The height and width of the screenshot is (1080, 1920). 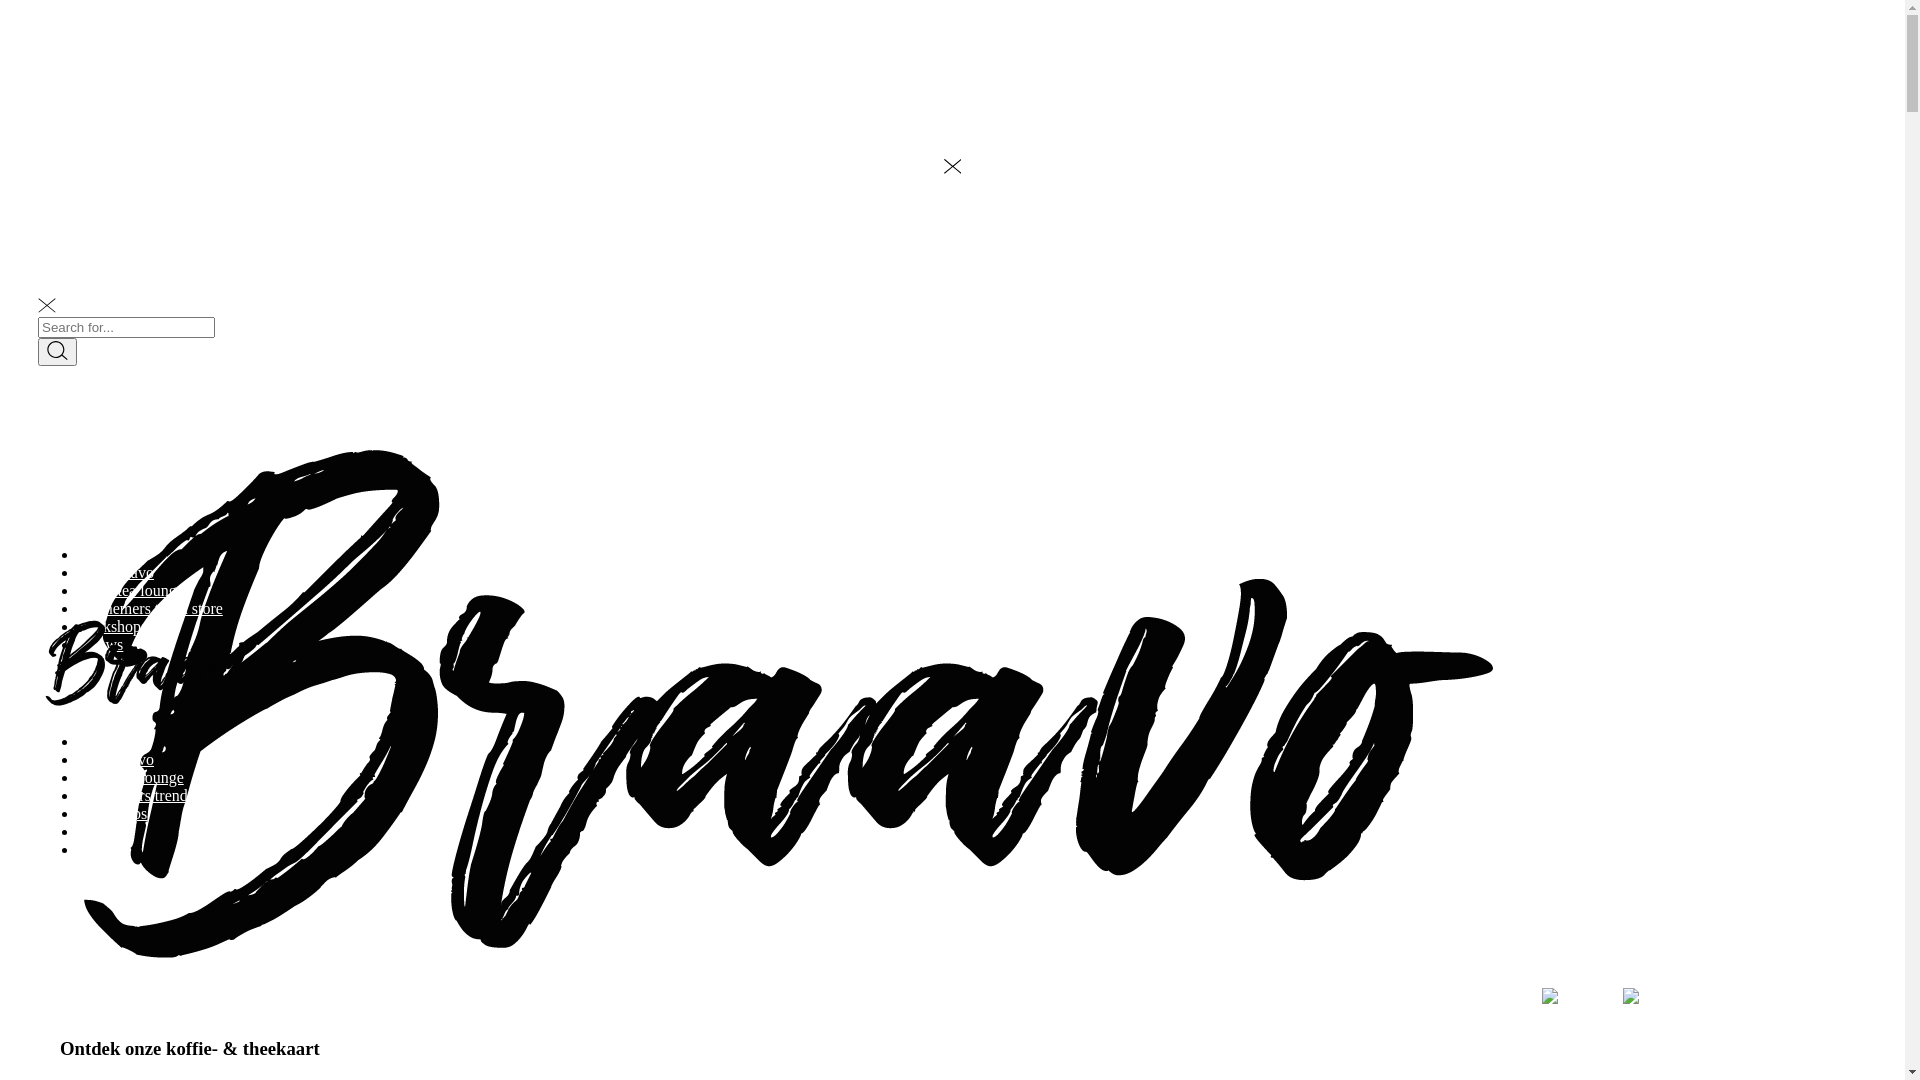 I want to click on 'deelnemers trend store', so click(x=149, y=794).